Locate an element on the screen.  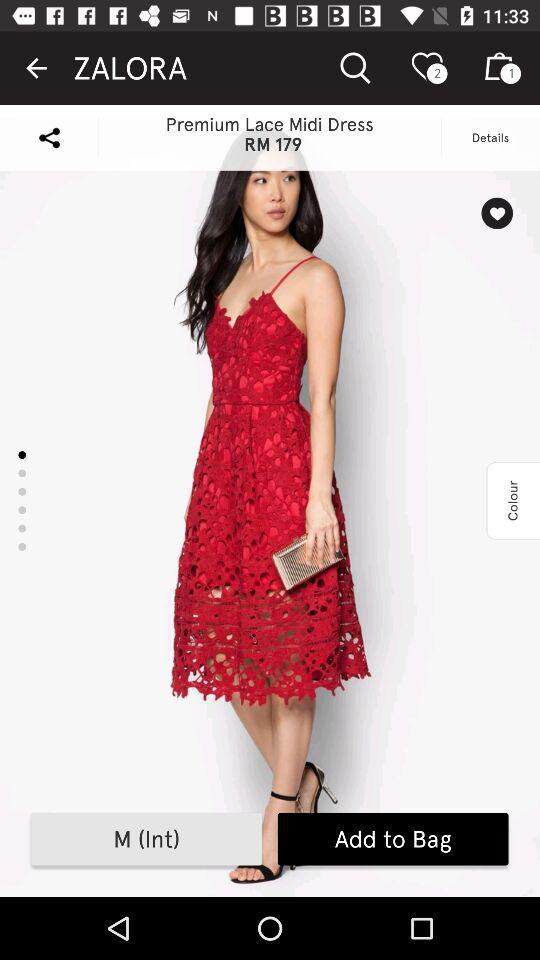
the m (int) is located at coordinates (145, 839).